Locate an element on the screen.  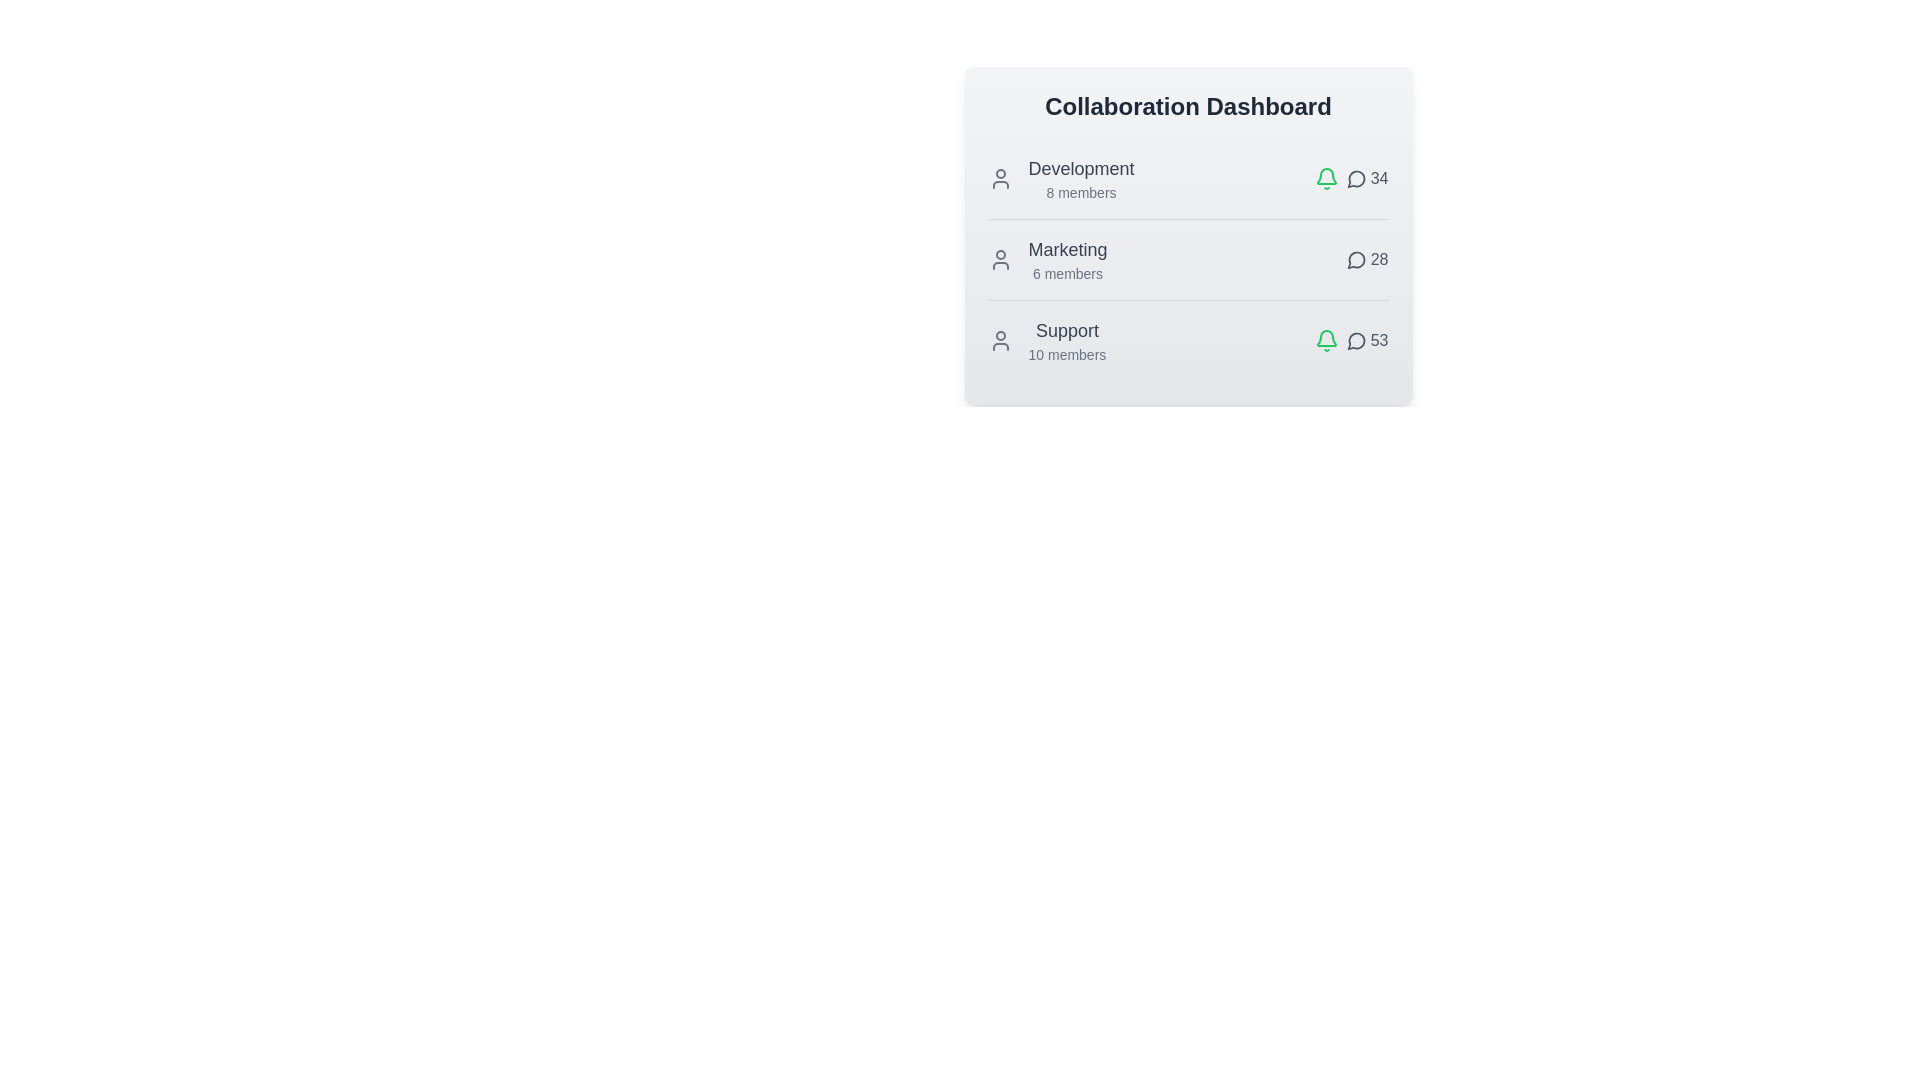
the message_circle icon of the Support team is located at coordinates (1356, 339).